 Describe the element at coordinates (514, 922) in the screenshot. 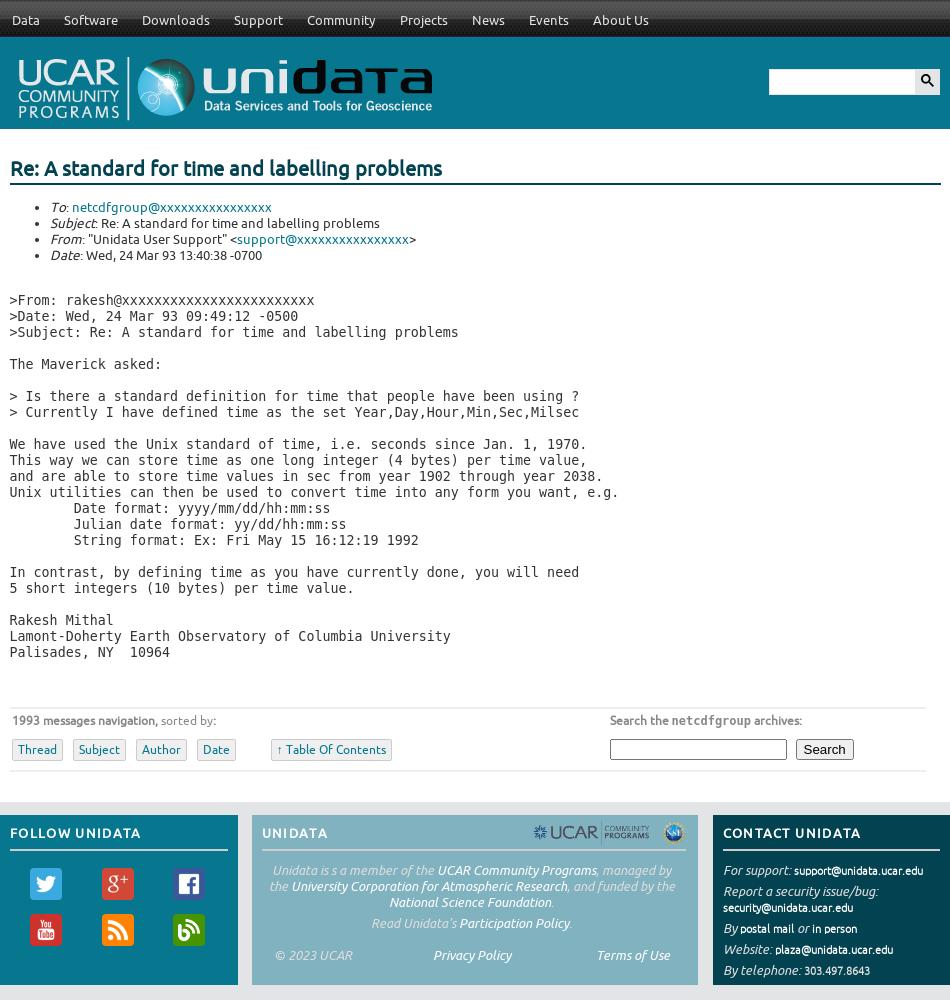

I see `'Participation Policy'` at that location.